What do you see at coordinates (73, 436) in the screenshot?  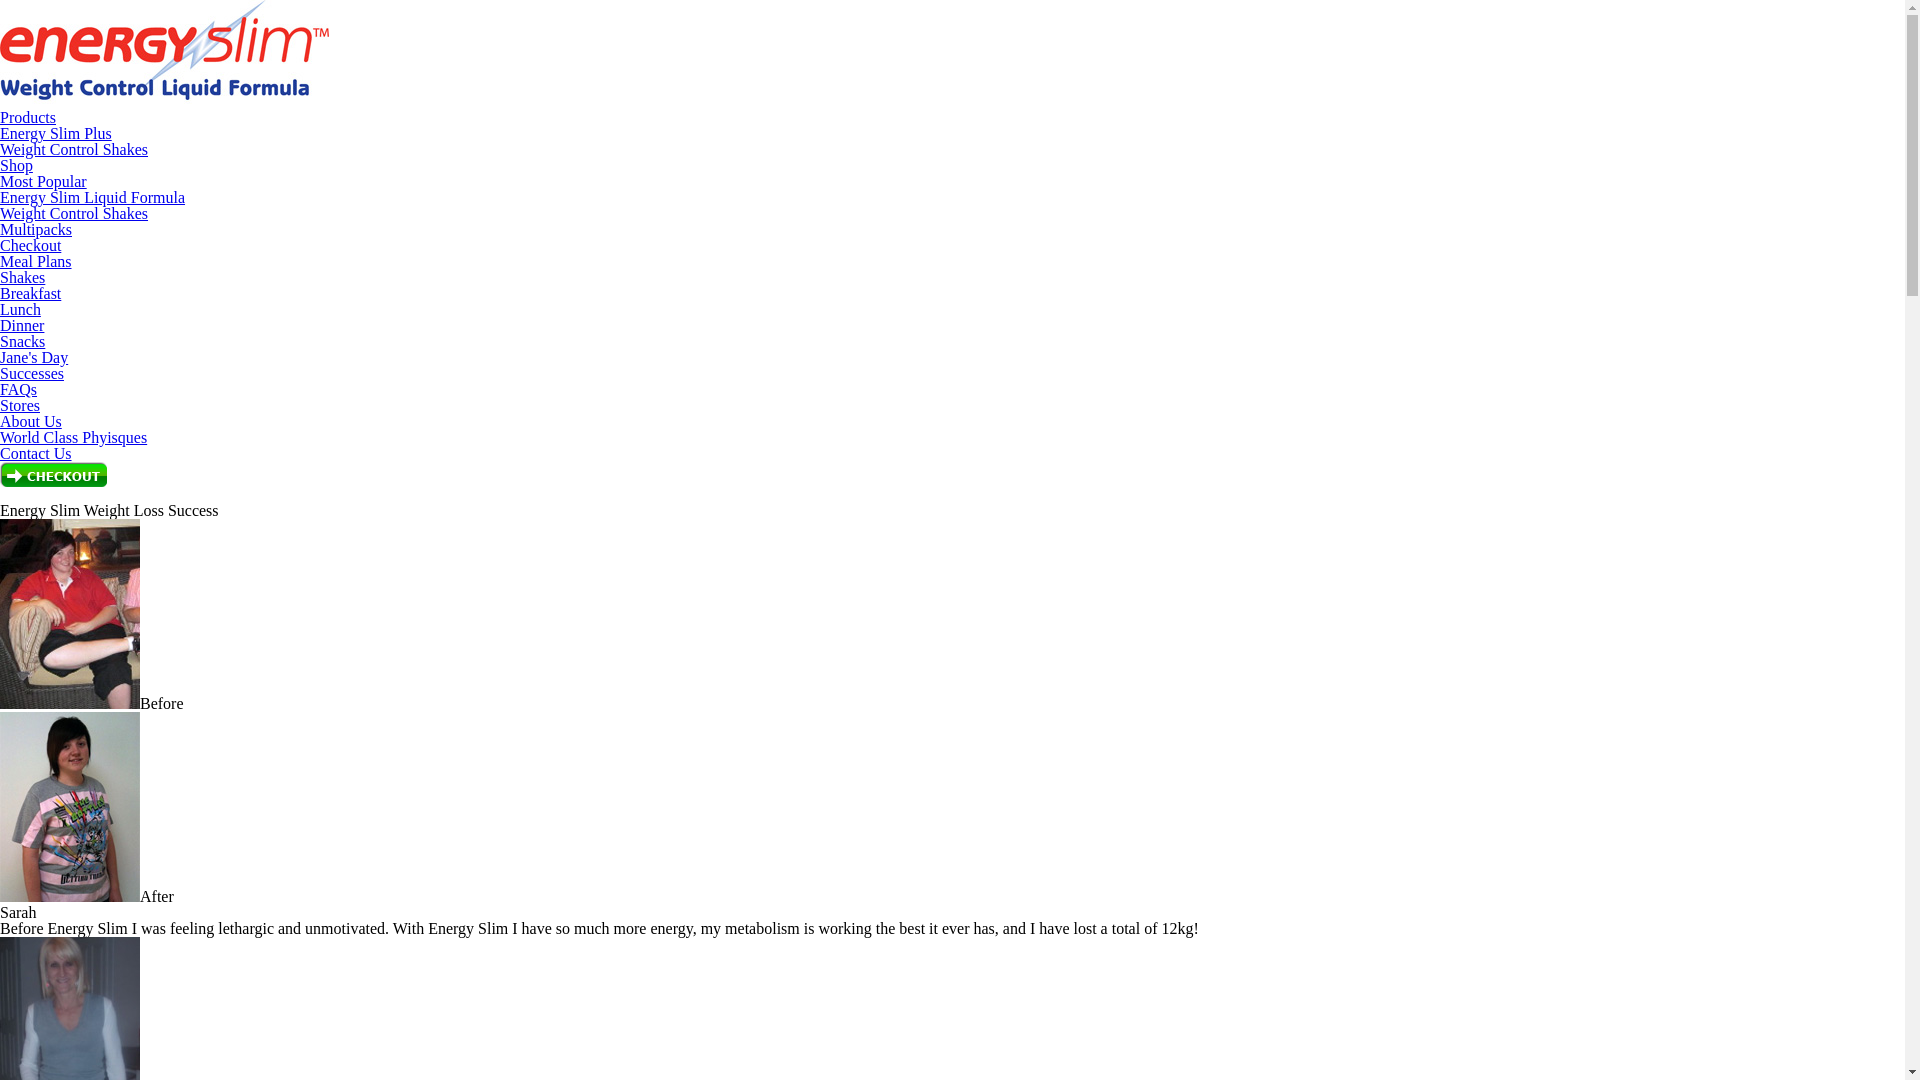 I see `'World Class Phyisques'` at bounding box center [73, 436].